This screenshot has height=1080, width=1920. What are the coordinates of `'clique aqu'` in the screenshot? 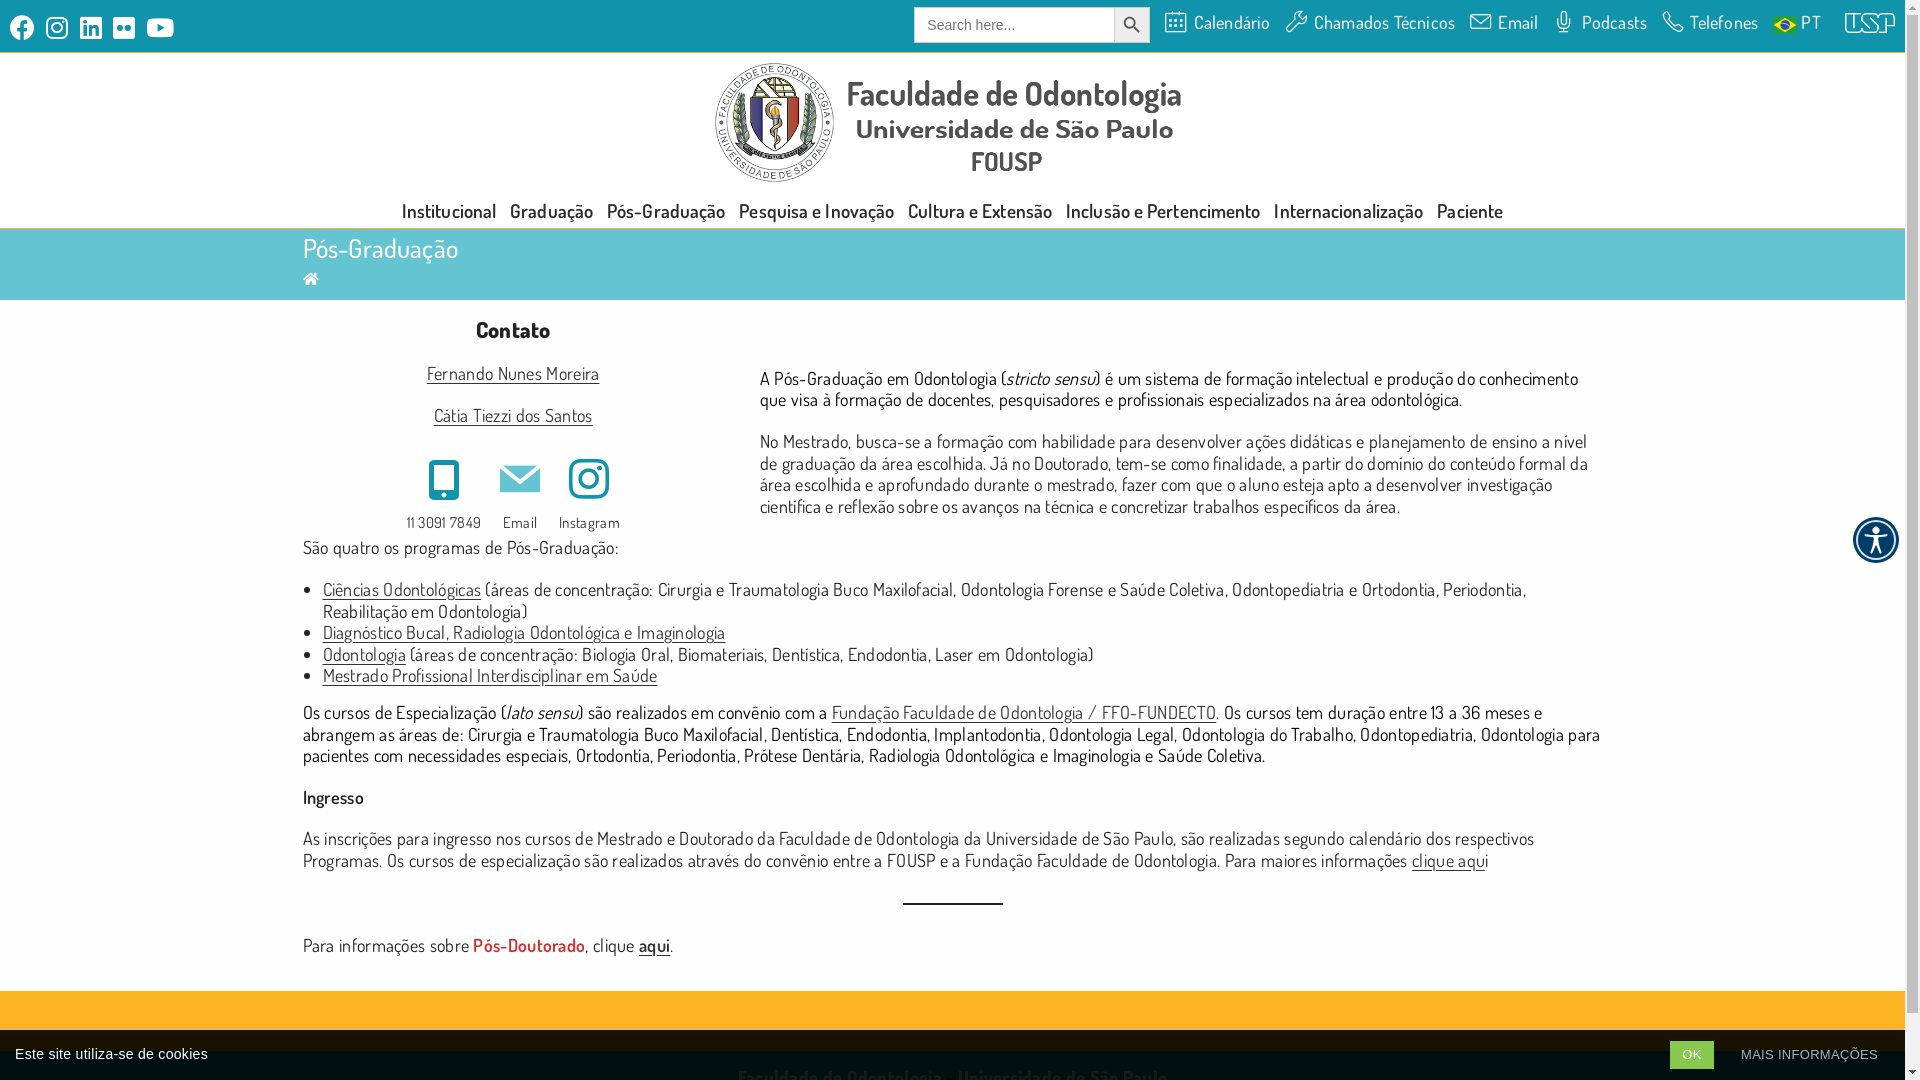 It's located at (1448, 859).